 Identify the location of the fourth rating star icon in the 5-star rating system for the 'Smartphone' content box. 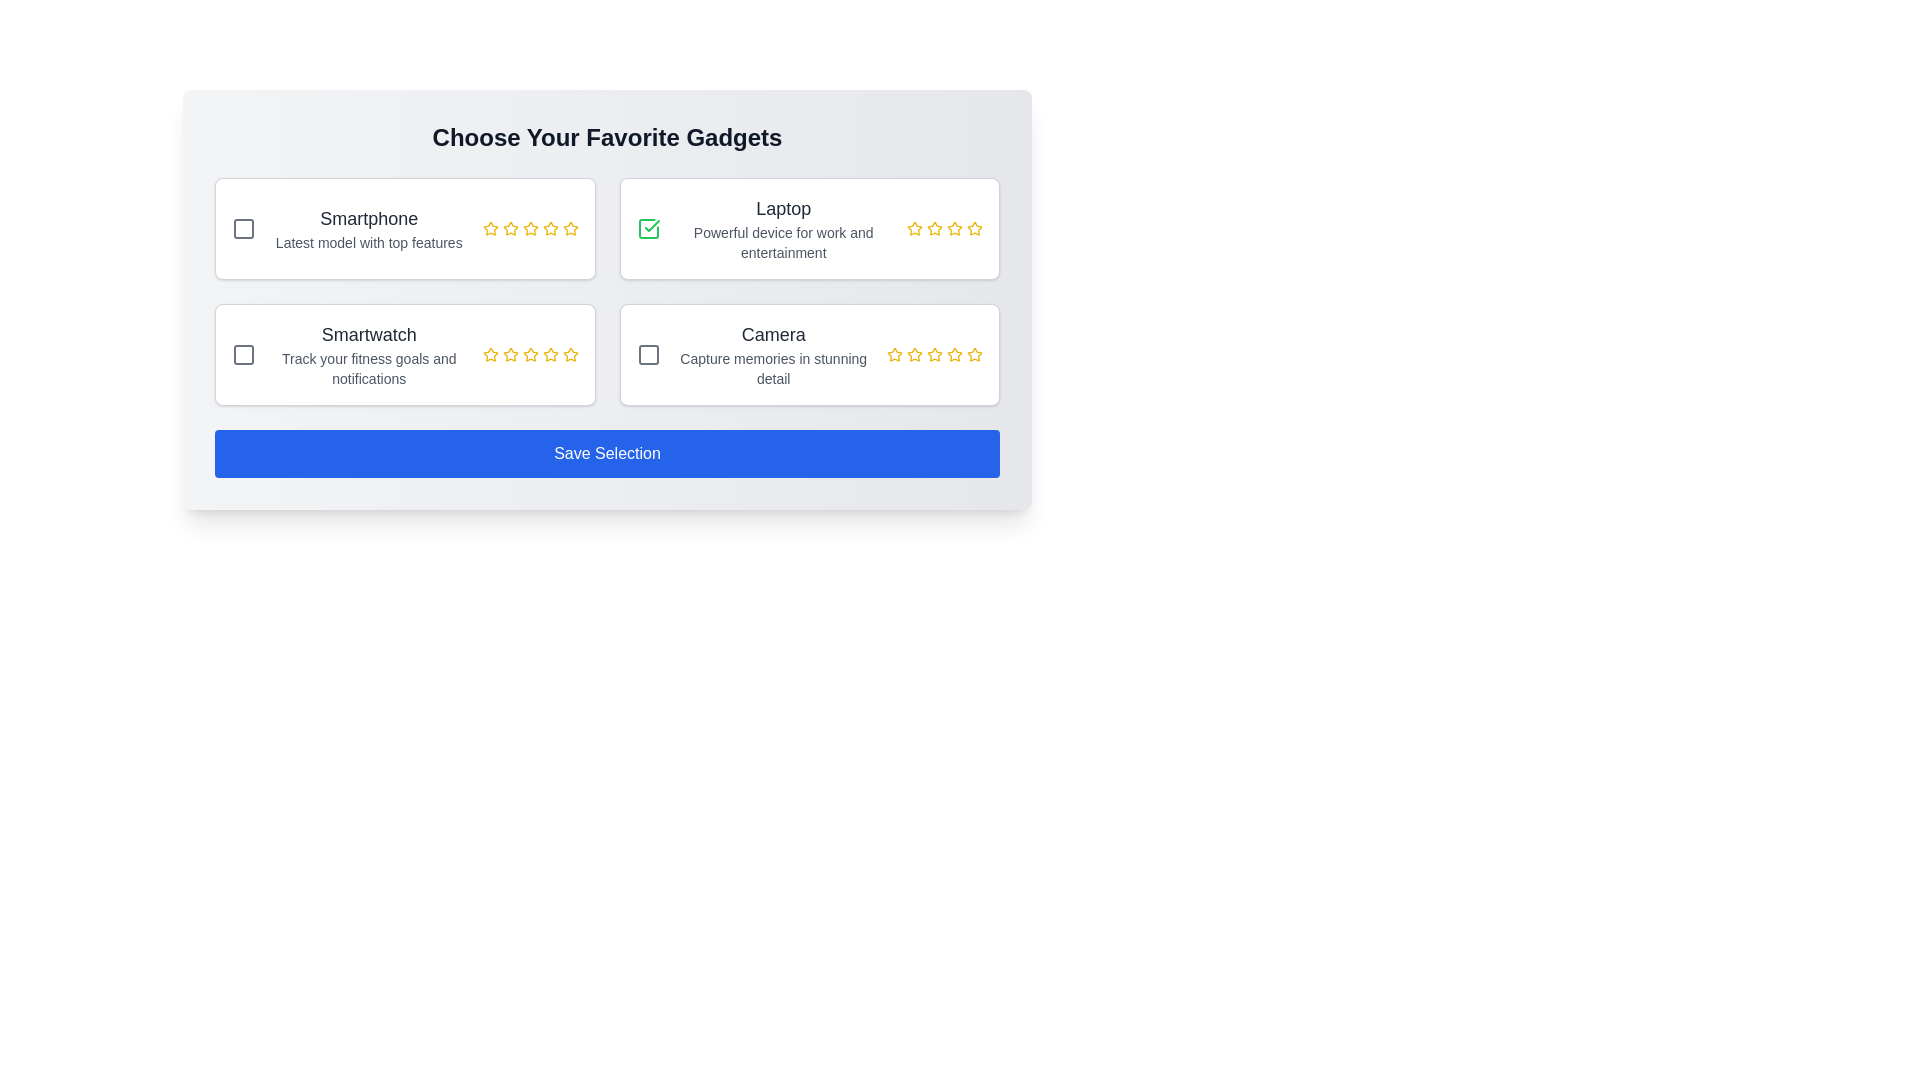
(530, 227).